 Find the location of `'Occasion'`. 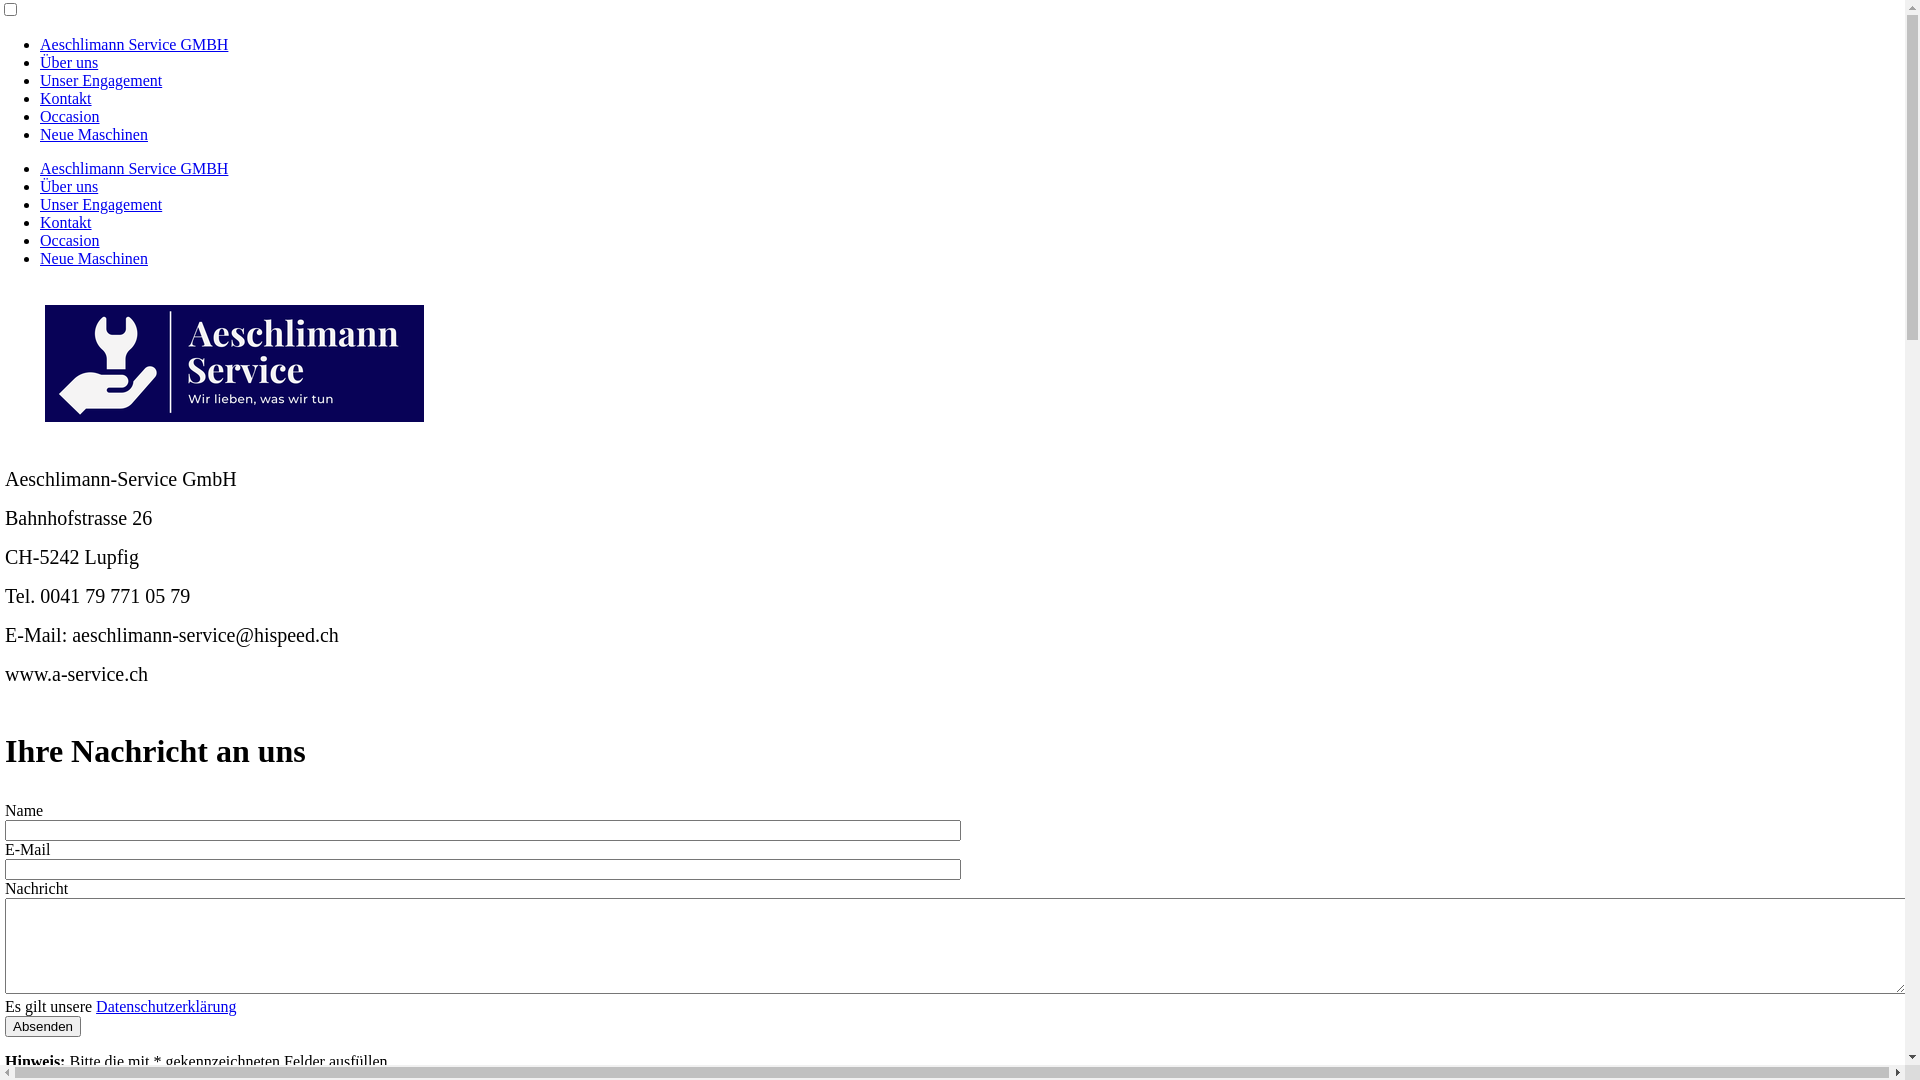

'Occasion' is located at coordinates (70, 239).